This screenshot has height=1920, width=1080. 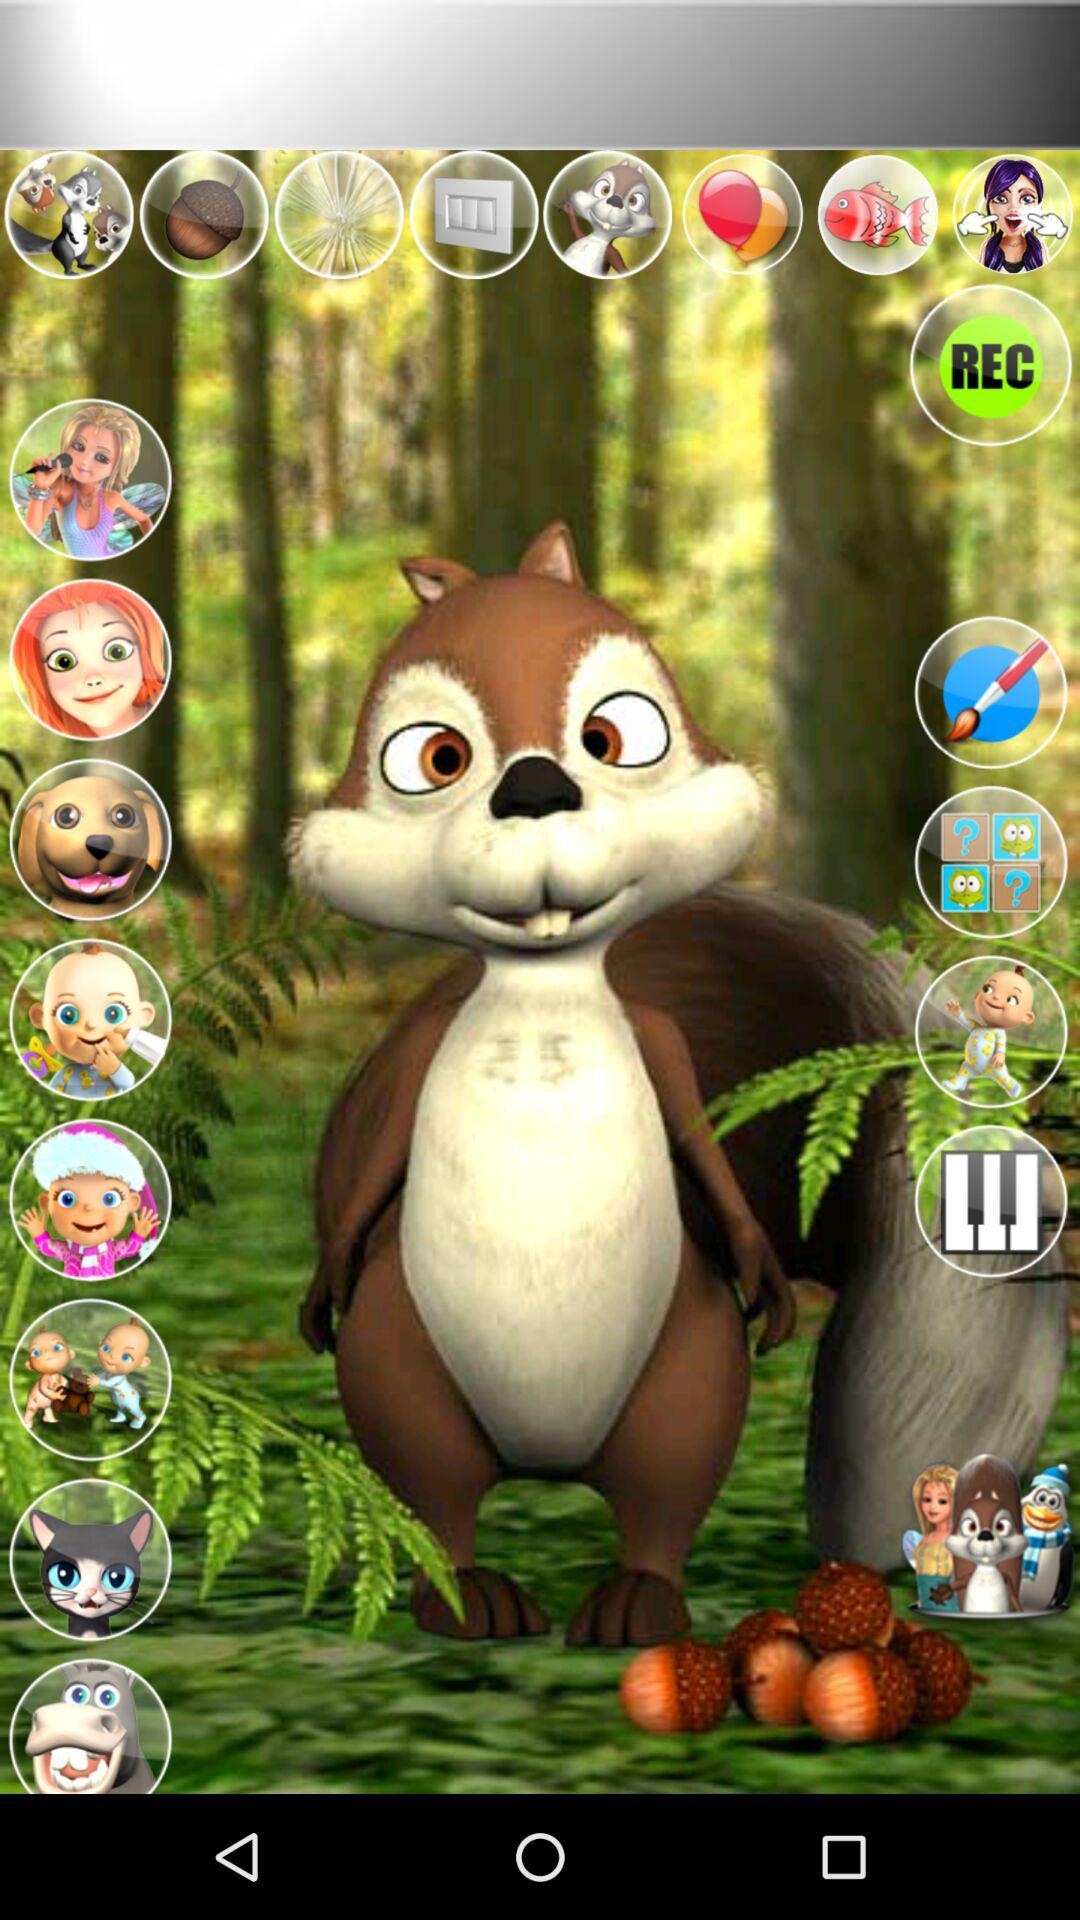 I want to click on music, so click(x=990, y=1200).